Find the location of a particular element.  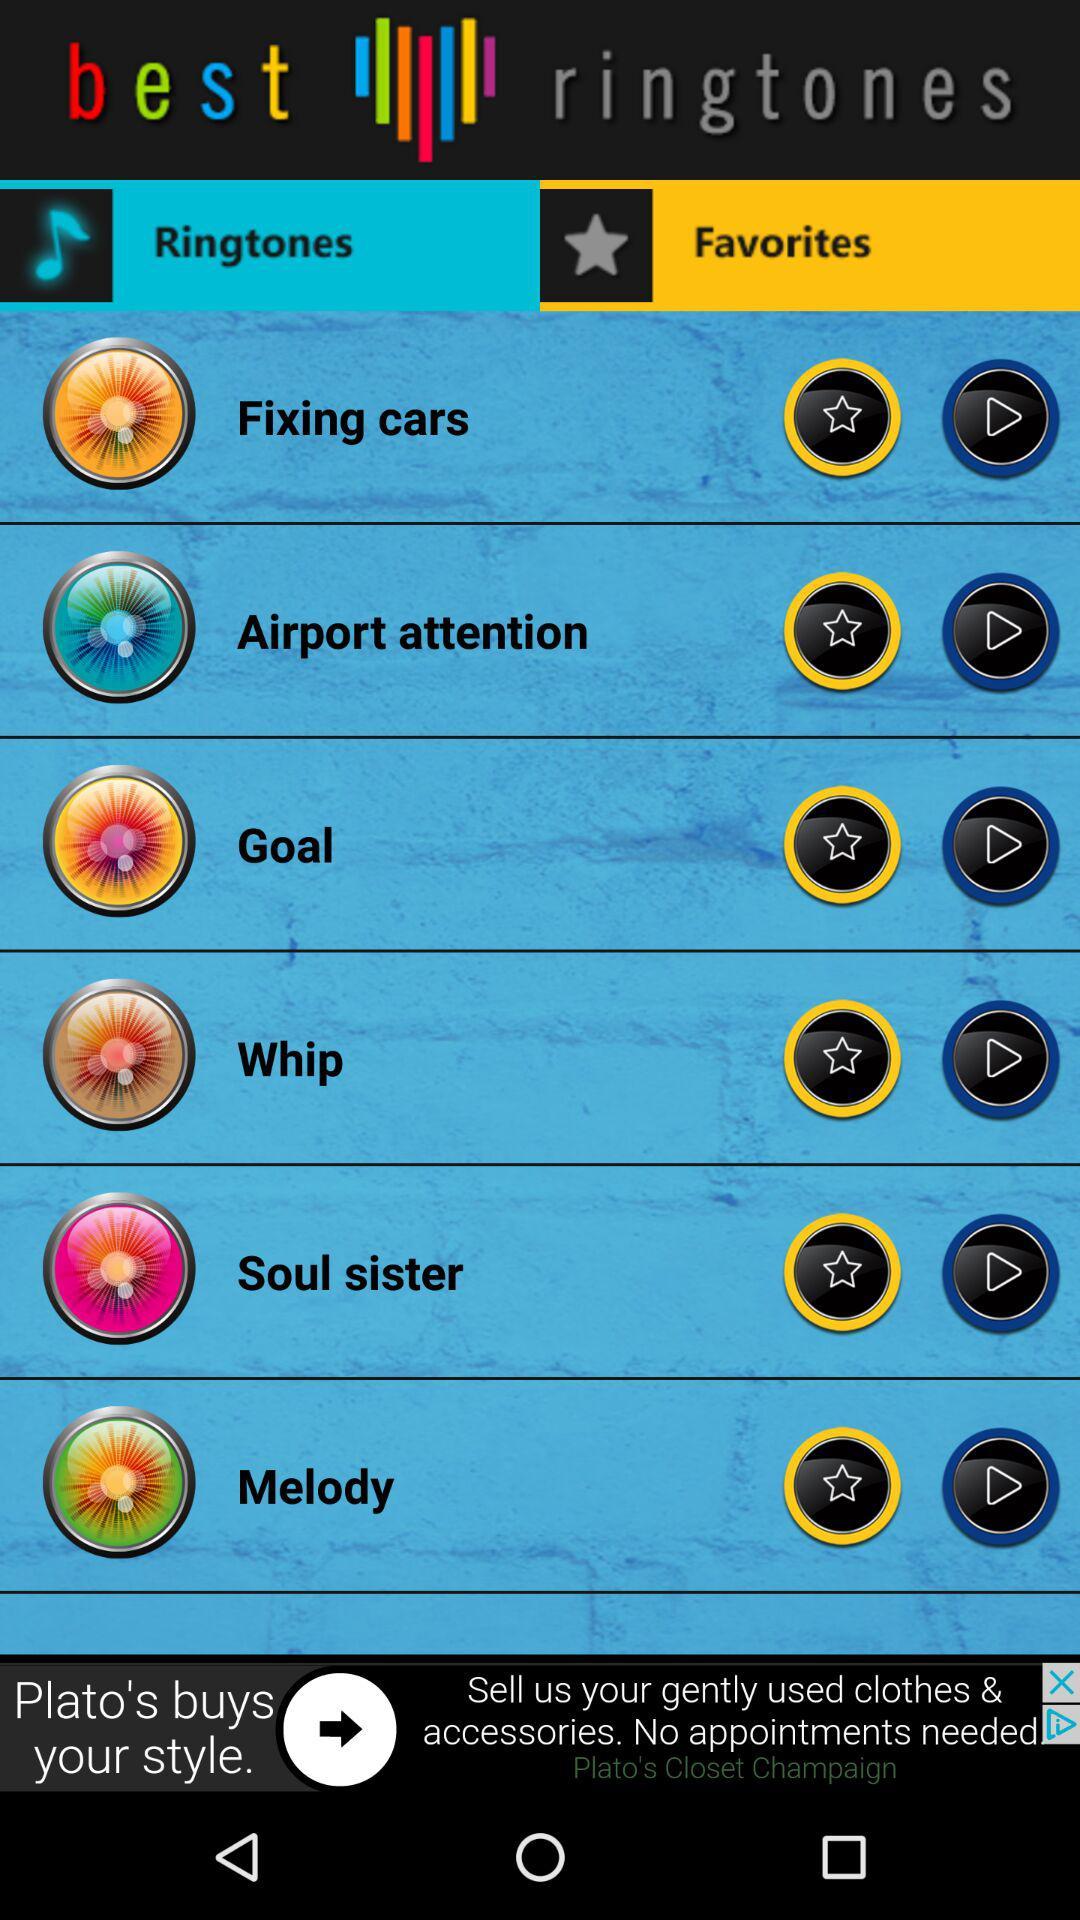

option is located at coordinates (843, 415).